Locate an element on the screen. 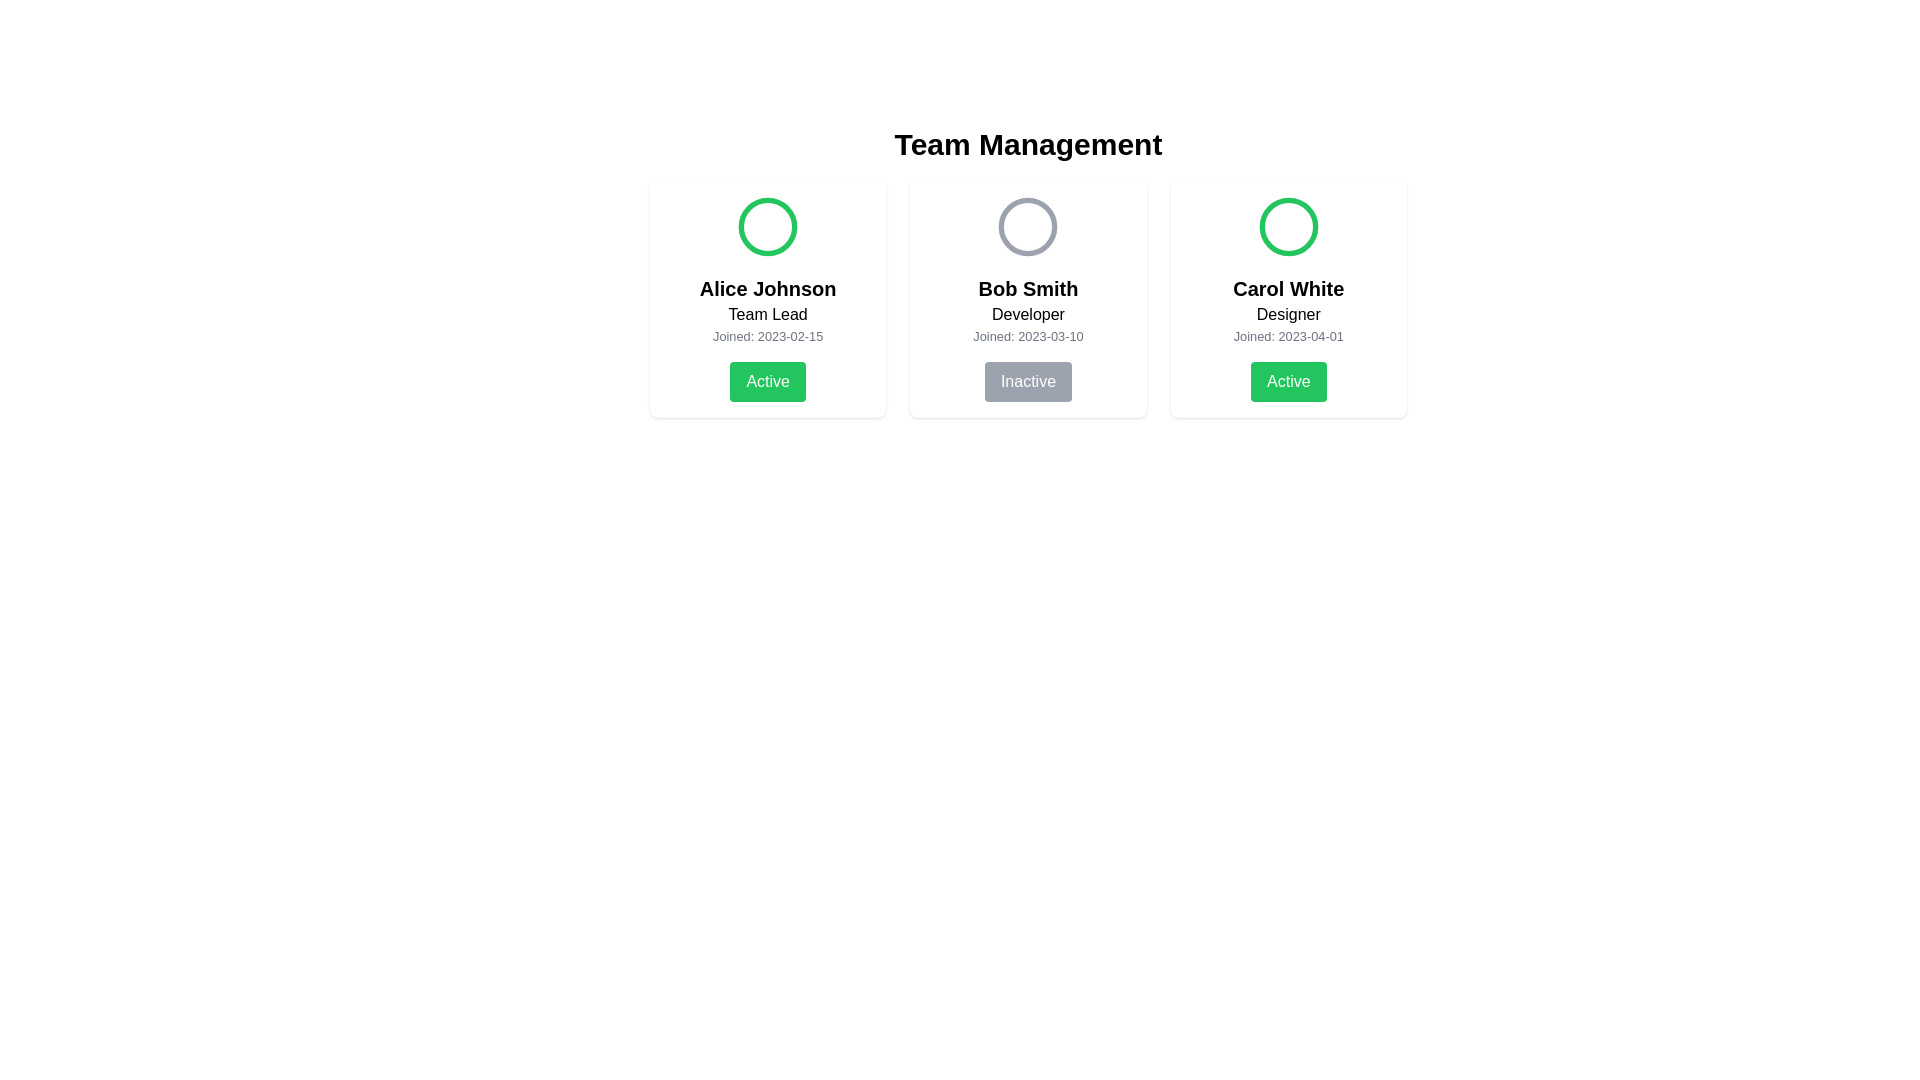 The width and height of the screenshot is (1920, 1080). the informational text label that displays the date Alice Johnson joined, located below the 'Team Lead' role description and above the 'Active' status button is located at coordinates (767, 335).